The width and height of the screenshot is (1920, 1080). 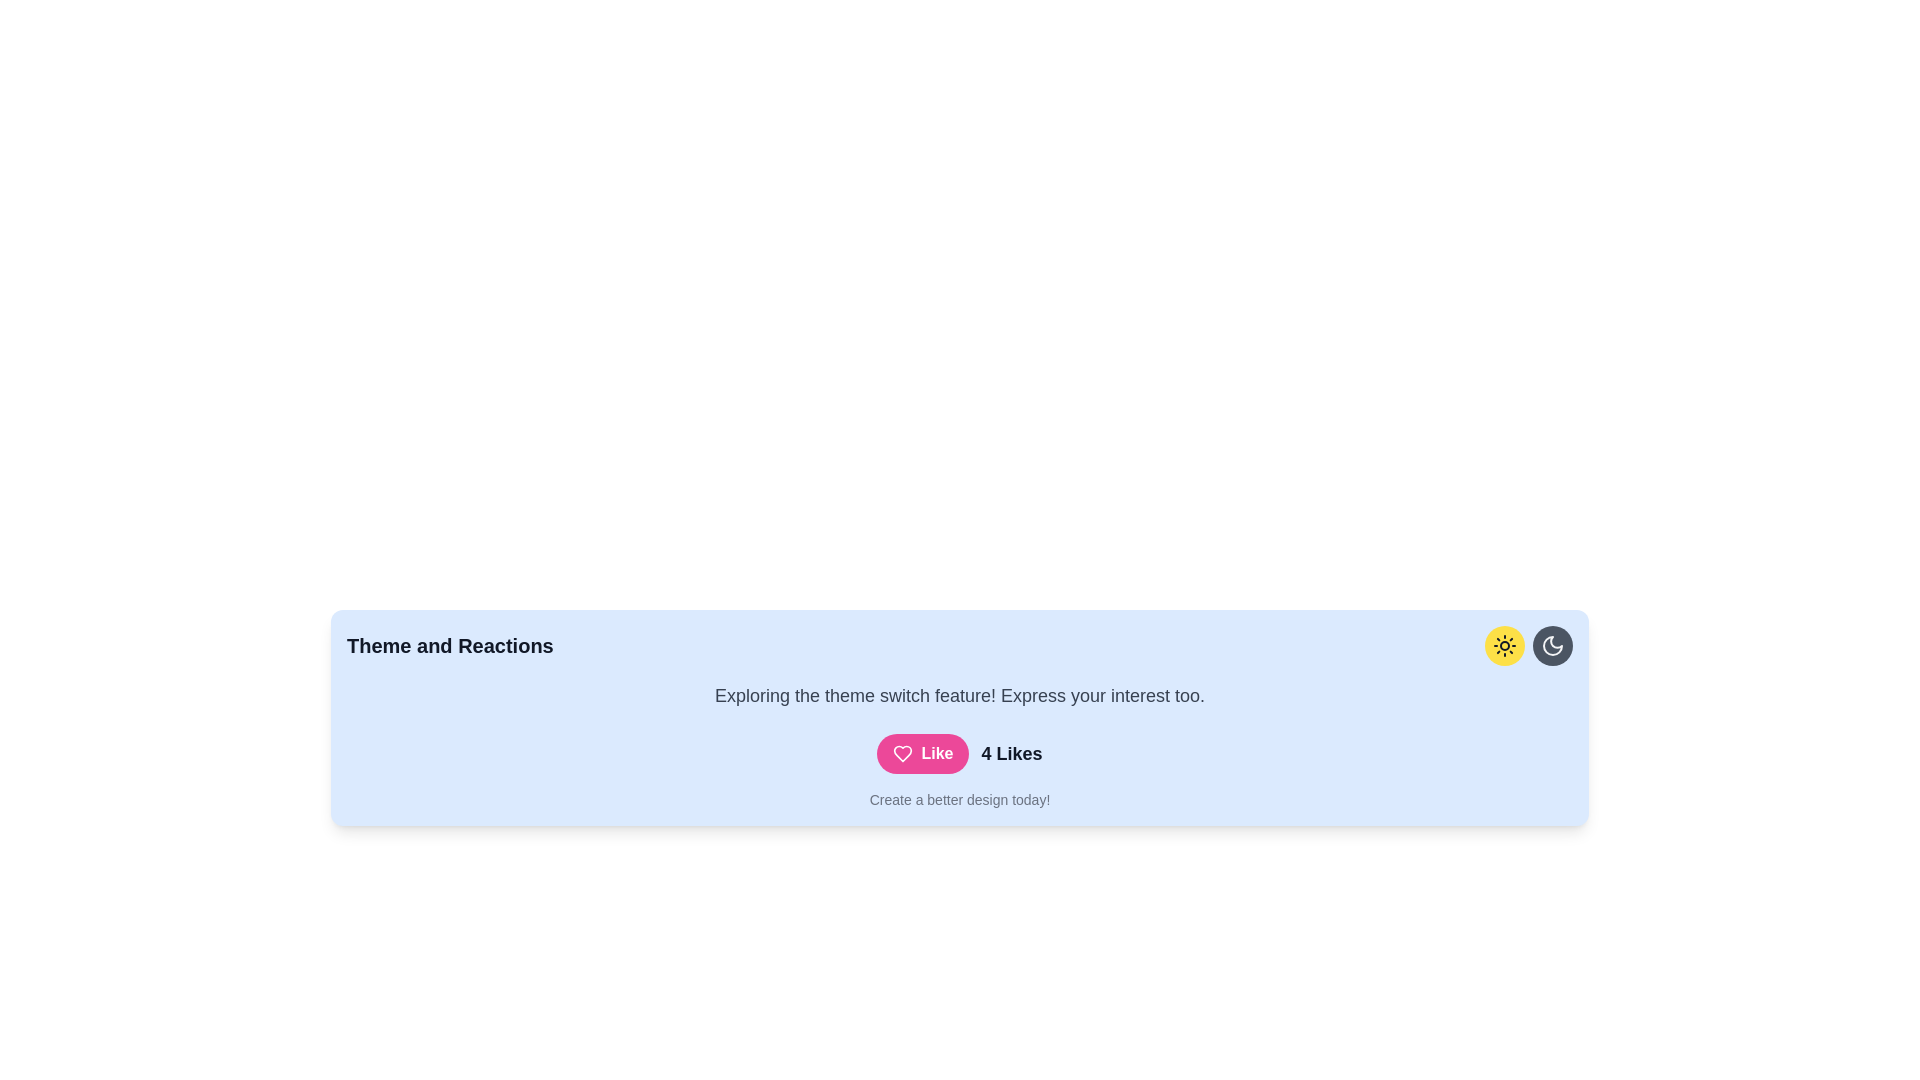 I want to click on the night mode icon located at the top-right corner of the 'Theme and Reactions' panel, so click(x=1552, y=645).